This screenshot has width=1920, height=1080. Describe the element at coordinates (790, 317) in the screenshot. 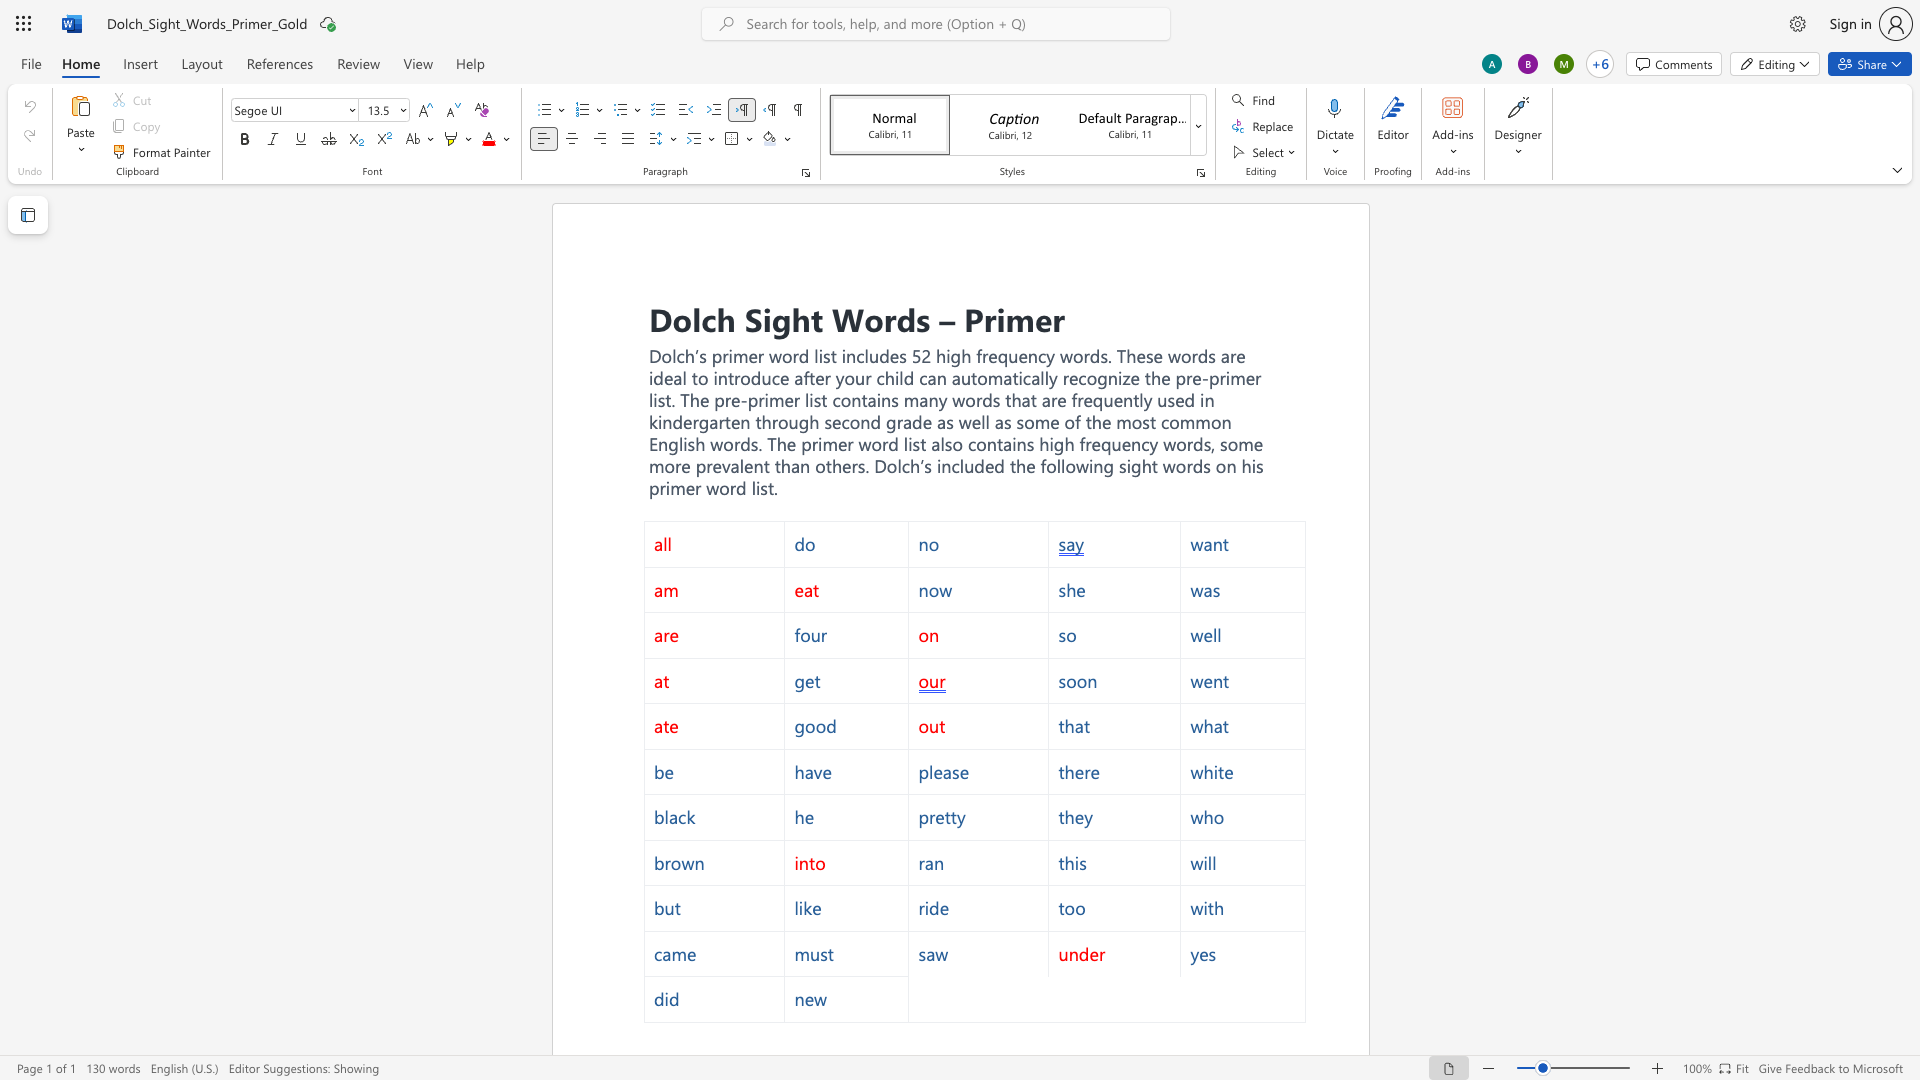

I see `the space between the continuous character "g" and "h" in the text` at that location.